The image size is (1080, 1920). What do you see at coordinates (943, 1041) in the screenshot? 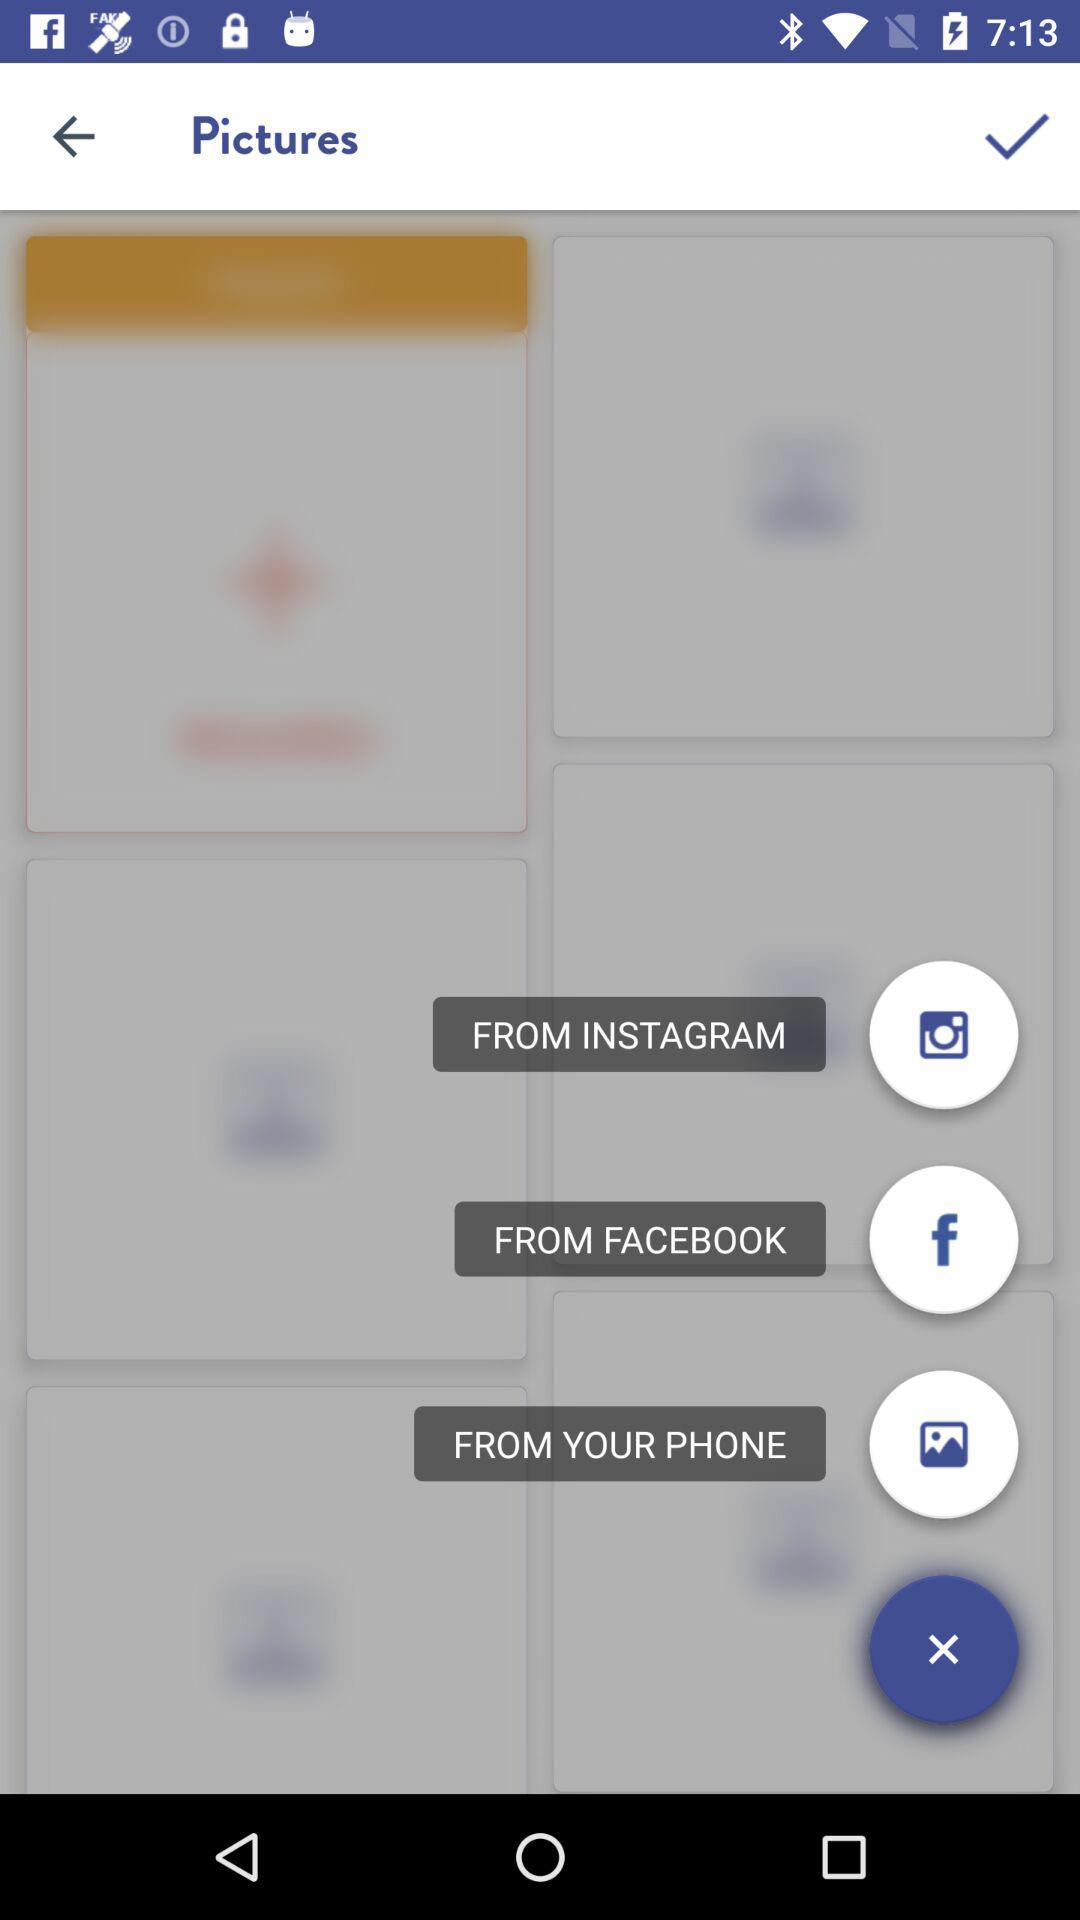
I see `the photo icon` at bounding box center [943, 1041].